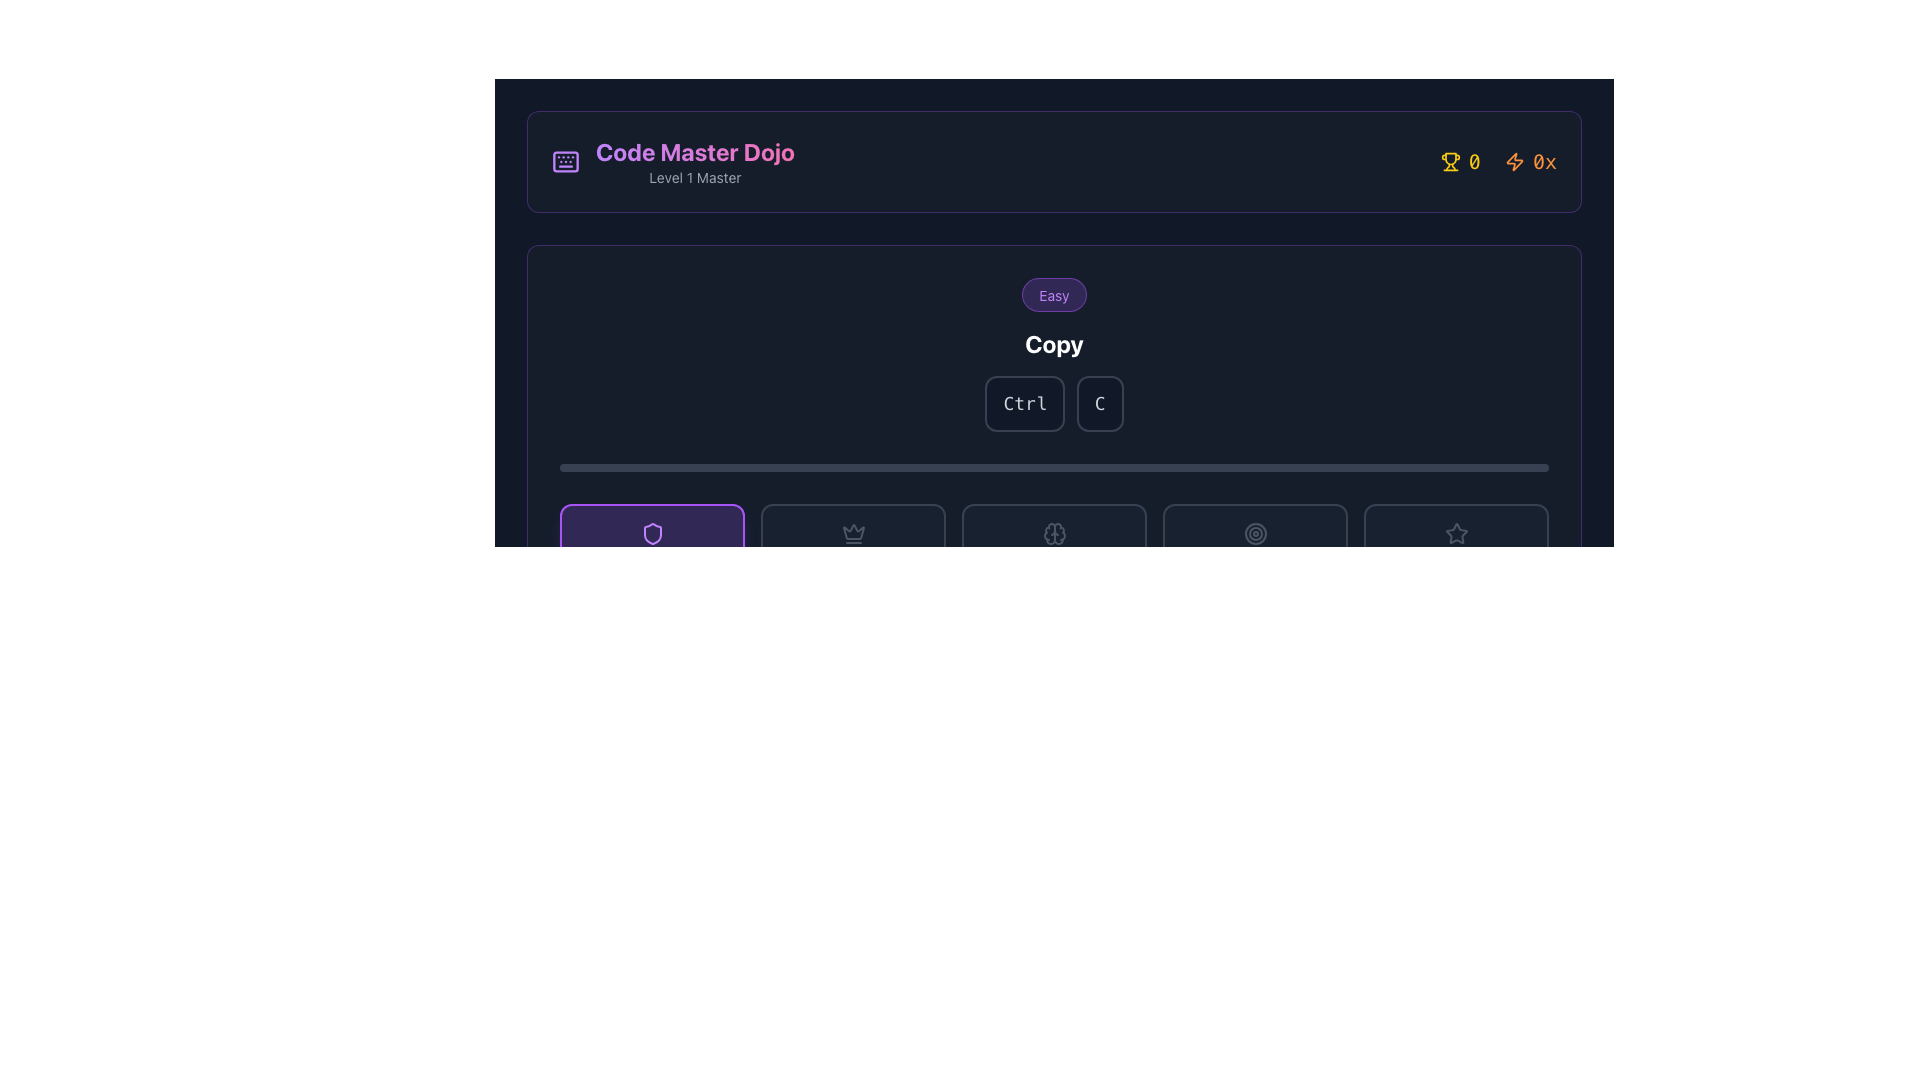  I want to click on the static text element that displays a score or count, located in the top-right section of the interface, which is styled for display purposes, so click(1474, 161).